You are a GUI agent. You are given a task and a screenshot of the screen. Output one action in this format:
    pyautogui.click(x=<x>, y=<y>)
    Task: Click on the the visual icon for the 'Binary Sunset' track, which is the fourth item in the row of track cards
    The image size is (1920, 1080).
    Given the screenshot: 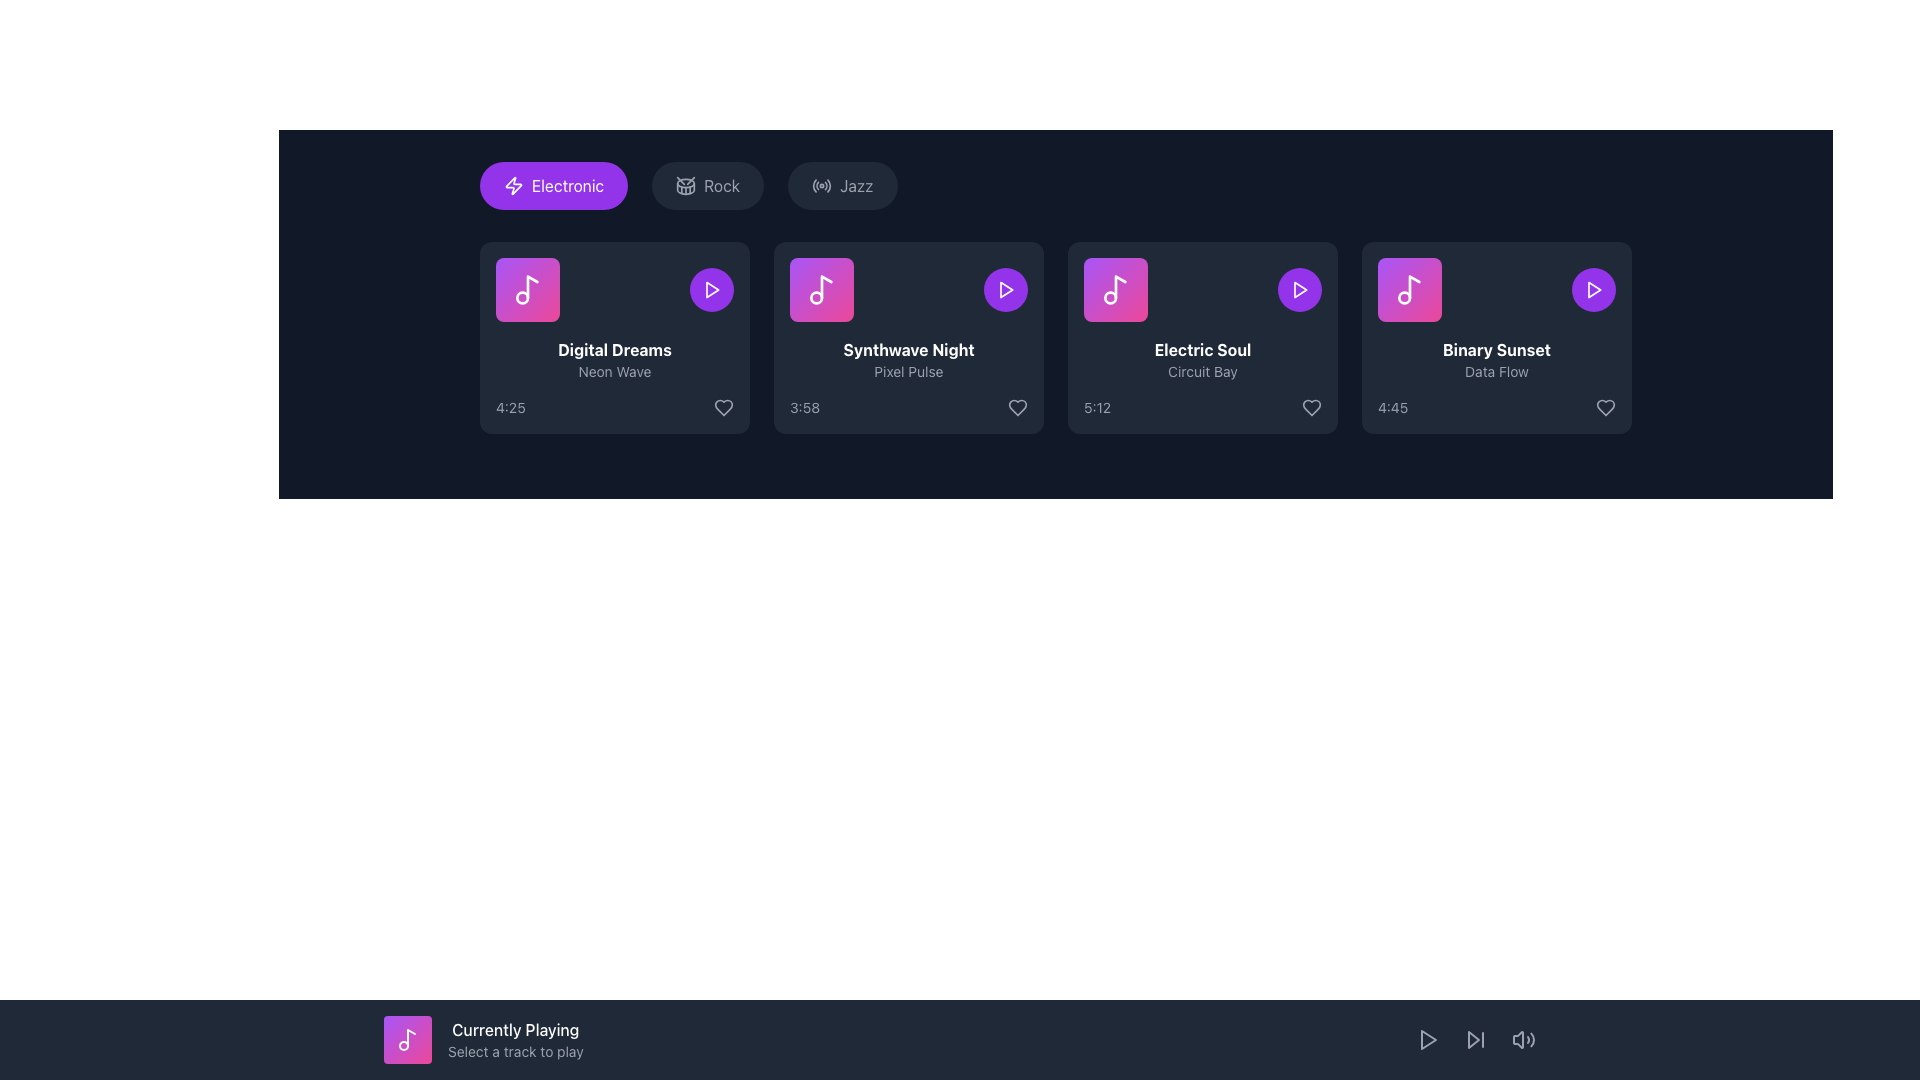 What is the action you would take?
    pyautogui.click(x=1409, y=289)
    